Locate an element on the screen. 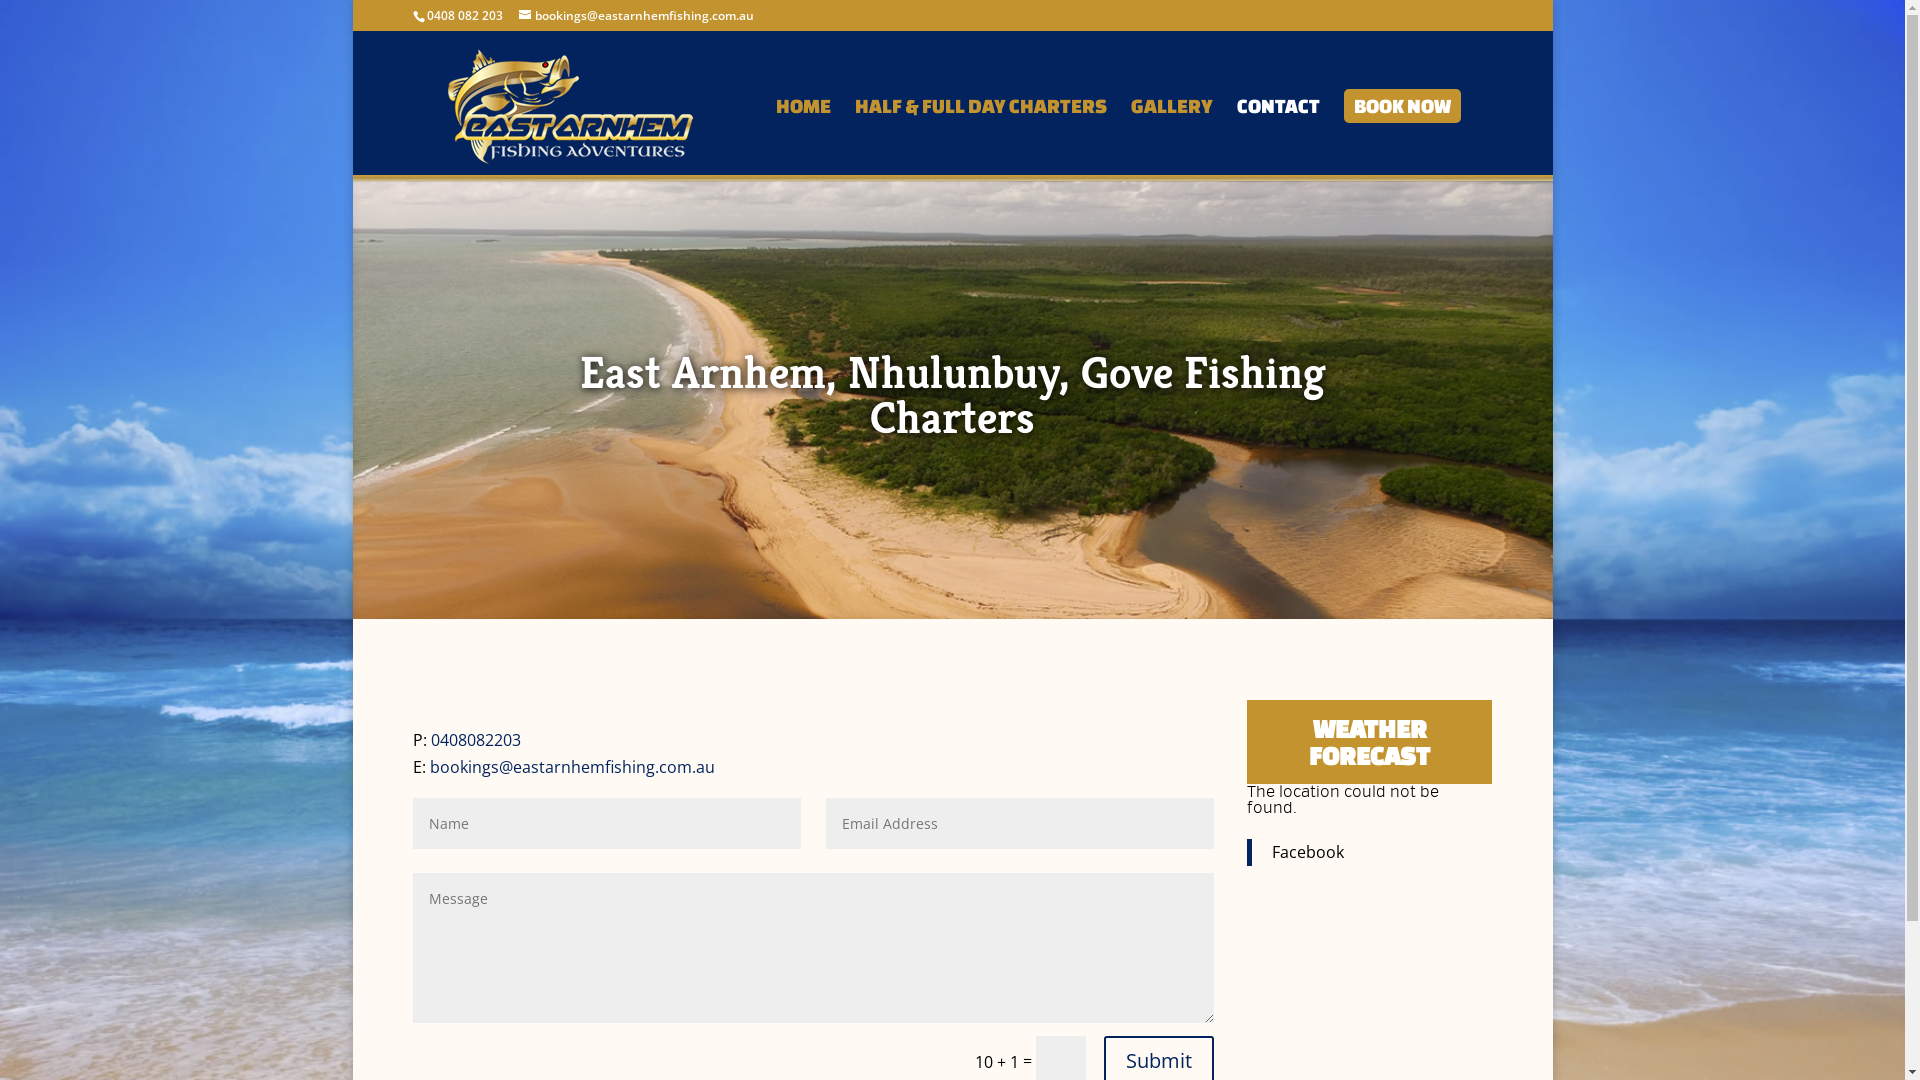 The height and width of the screenshot is (1080, 1920). 'HALF & FULL DAY CHARTERS' is located at coordinates (979, 135).